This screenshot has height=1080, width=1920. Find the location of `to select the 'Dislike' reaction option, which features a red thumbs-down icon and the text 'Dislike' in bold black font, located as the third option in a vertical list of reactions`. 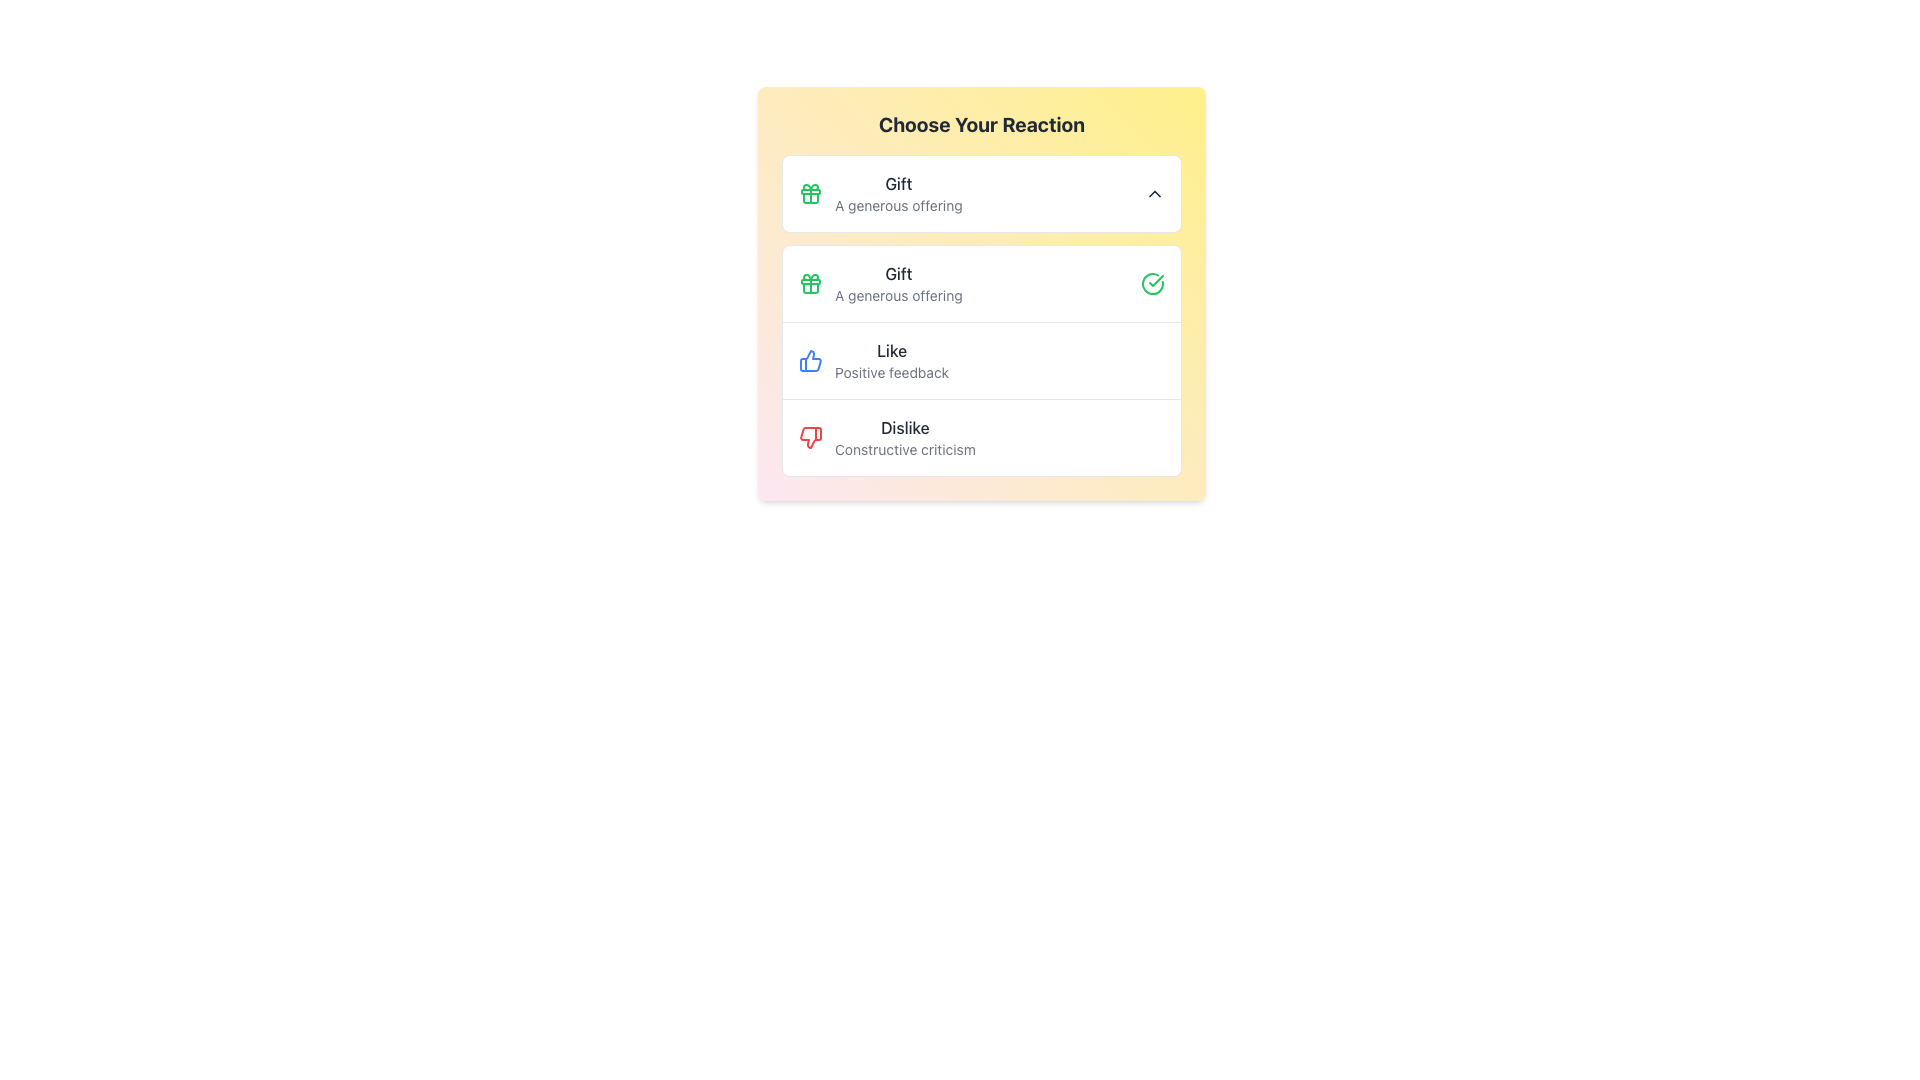

to select the 'Dislike' reaction option, which features a red thumbs-down icon and the text 'Dislike' in bold black font, located as the third option in a vertical list of reactions is located at coordinates (982, 436).